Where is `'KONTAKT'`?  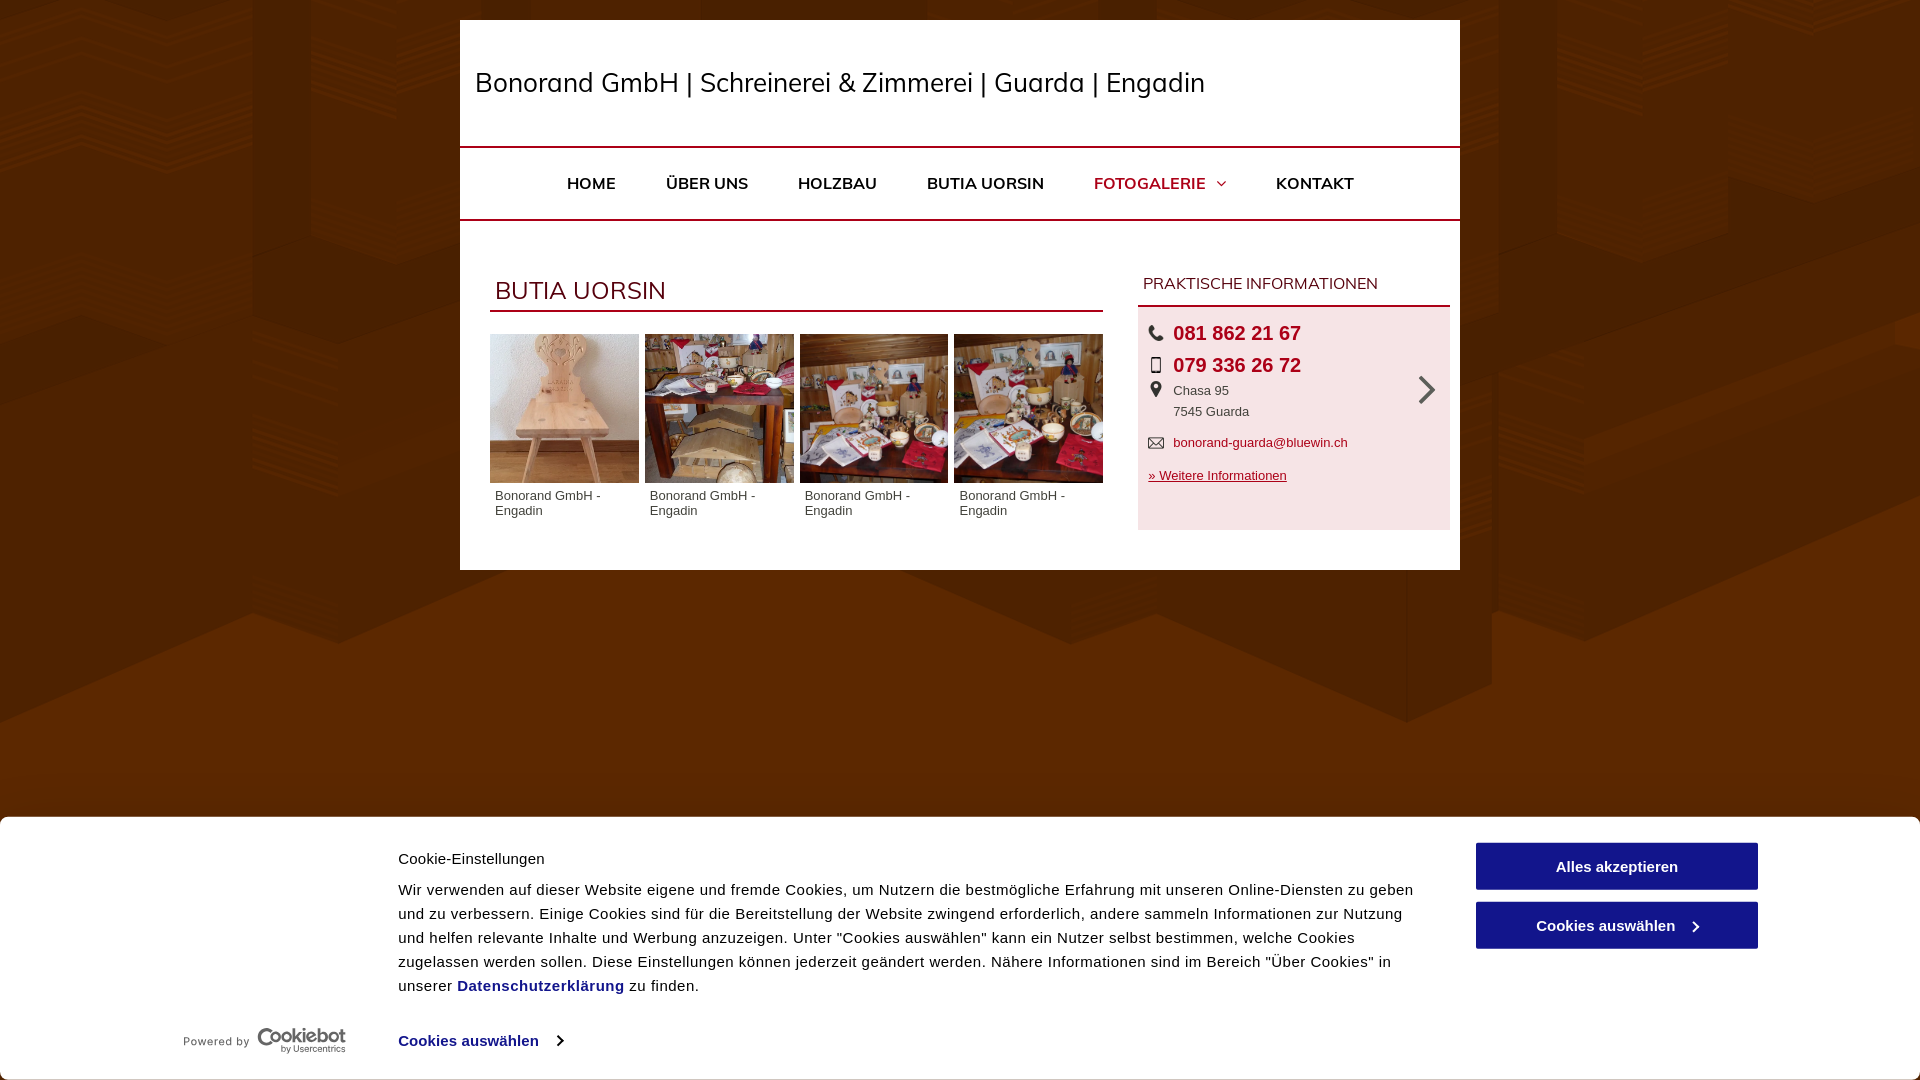 'KONTAKT' is located at coordinates (1248, 183).